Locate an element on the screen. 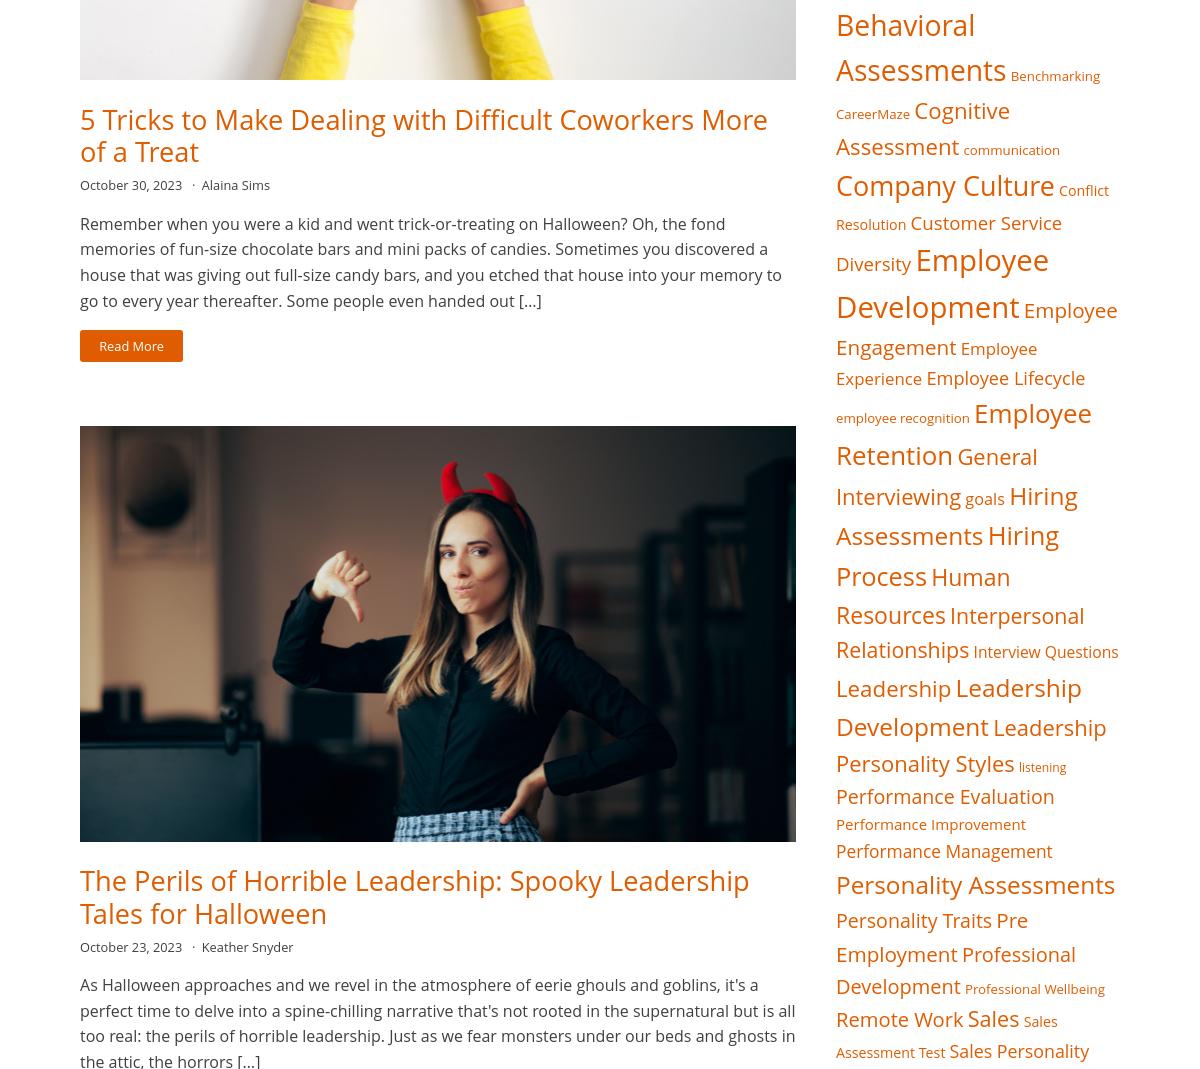 This screenshot has width=1200, height=1069. 'Behavioral Assessments' is located at coordinates (835, 46).